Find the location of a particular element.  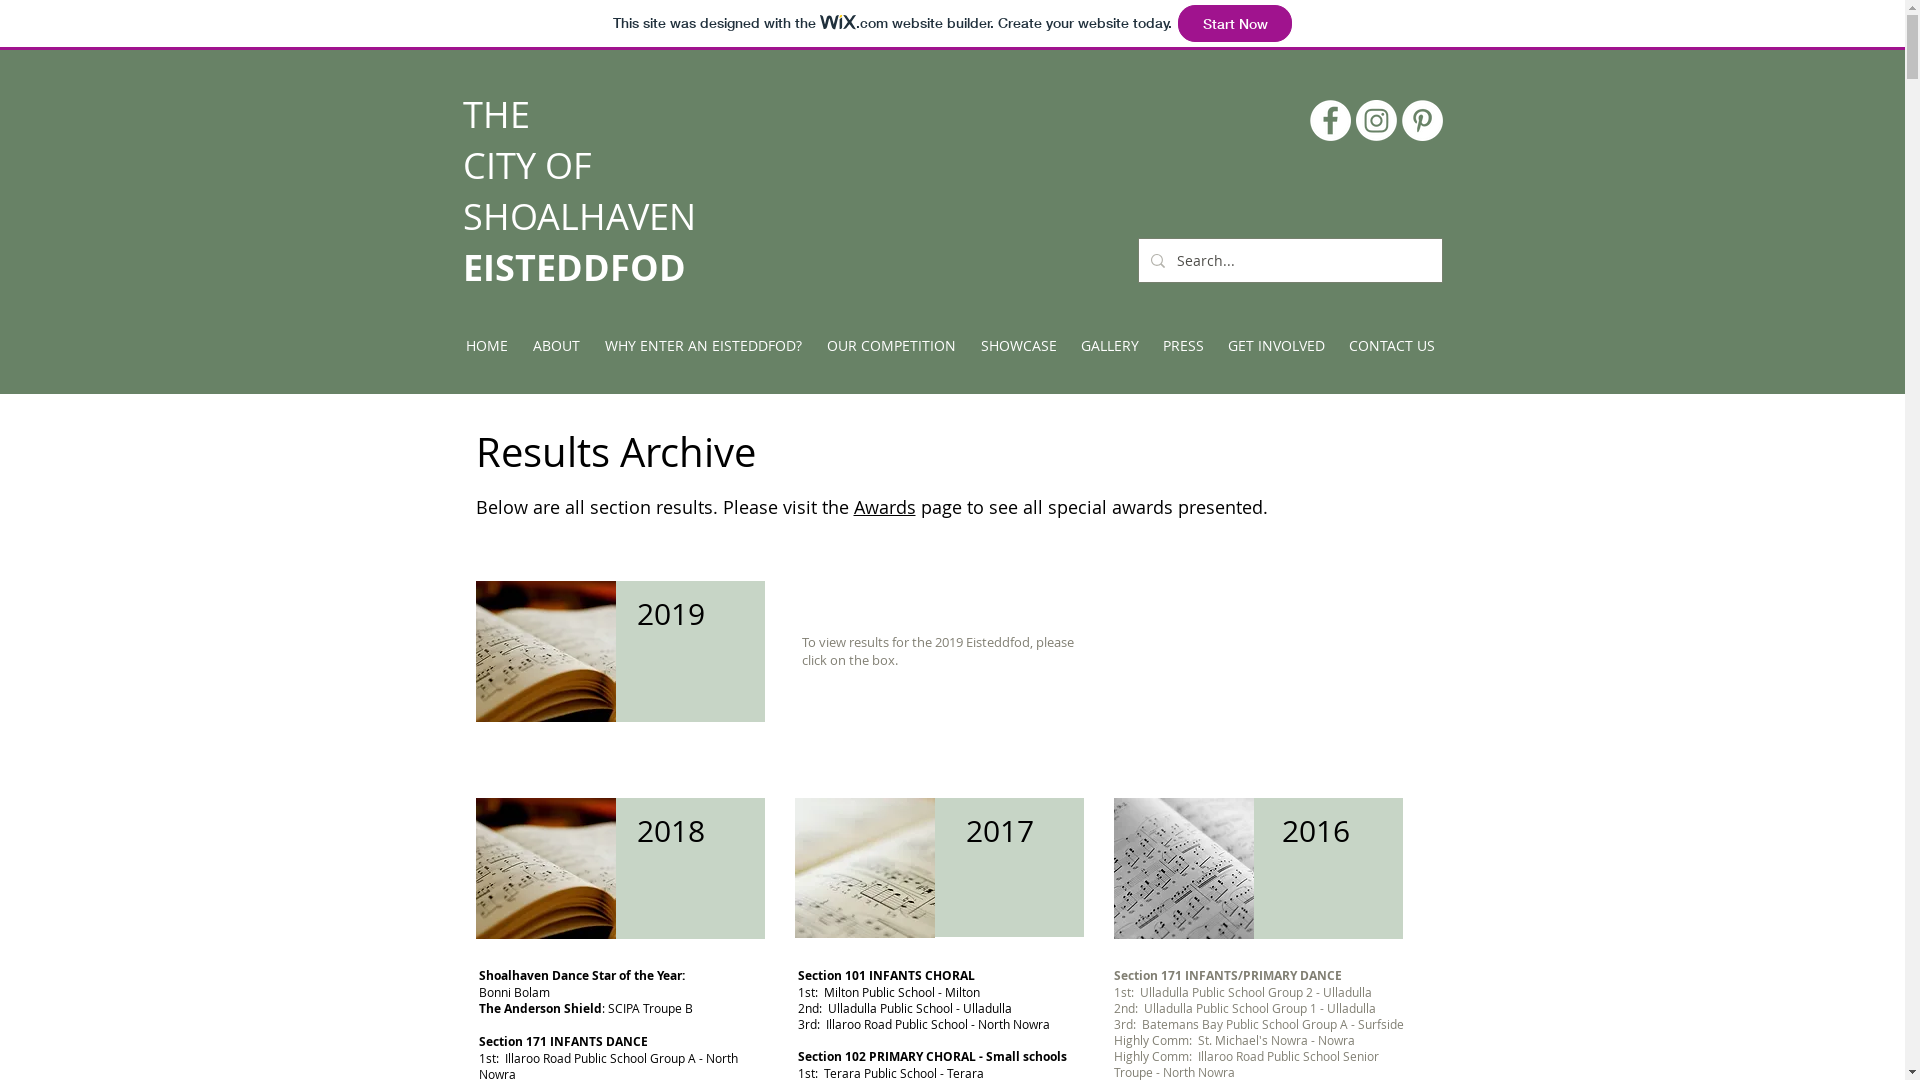

'HOME' is located at coordinates (487, 345).